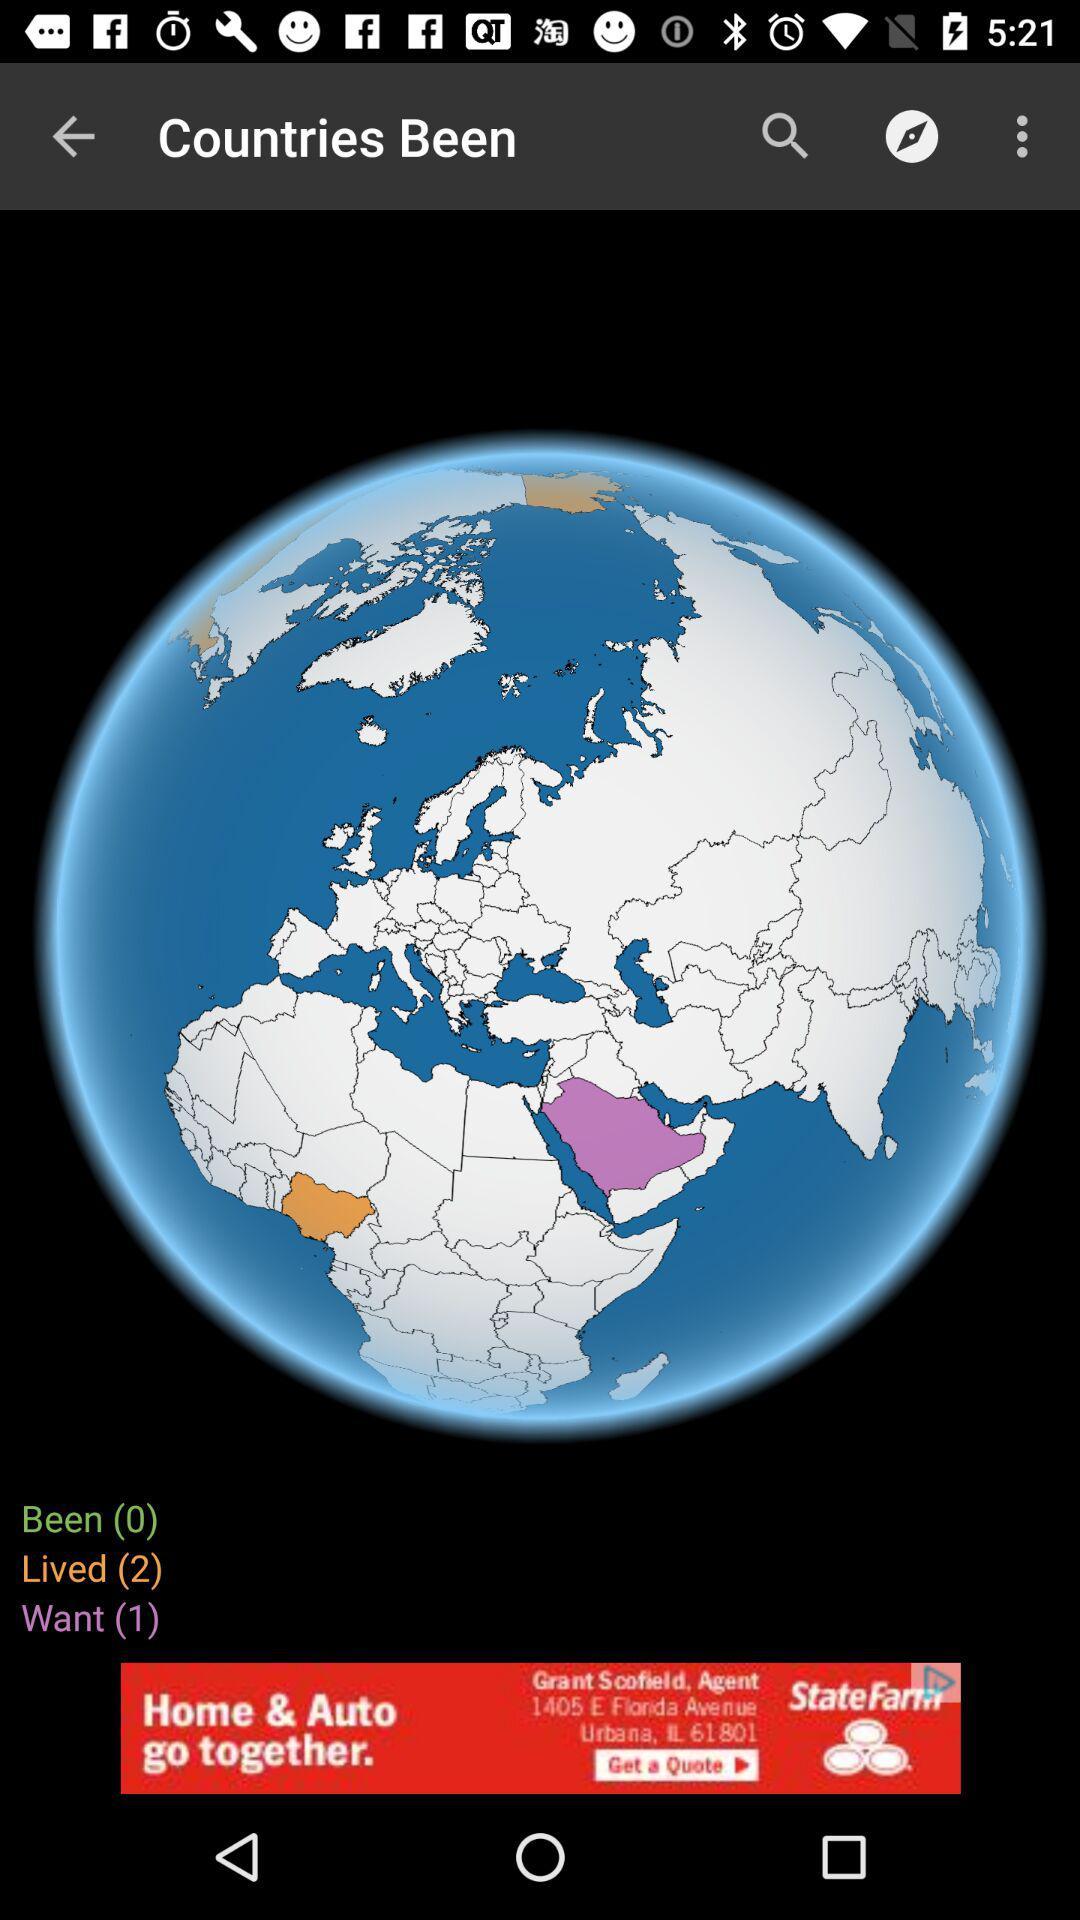 The image size is (1080, 1920). Describe the element at coordinates (540, 1727) in the screenshot. I see `space where you access advertising` at that location.